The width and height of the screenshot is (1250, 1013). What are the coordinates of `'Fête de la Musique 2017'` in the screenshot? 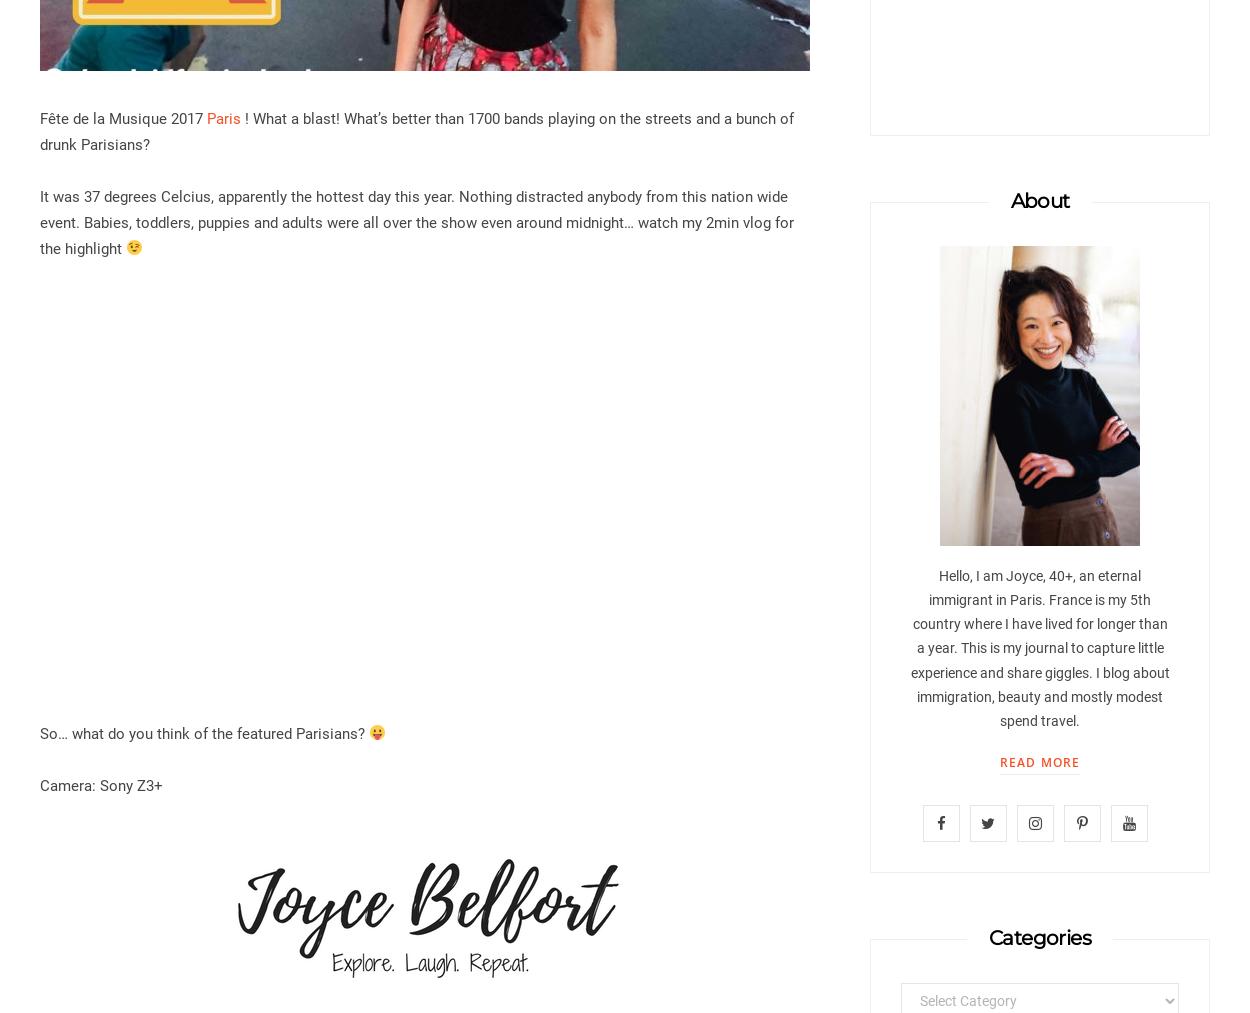 It's located at (40, 118).